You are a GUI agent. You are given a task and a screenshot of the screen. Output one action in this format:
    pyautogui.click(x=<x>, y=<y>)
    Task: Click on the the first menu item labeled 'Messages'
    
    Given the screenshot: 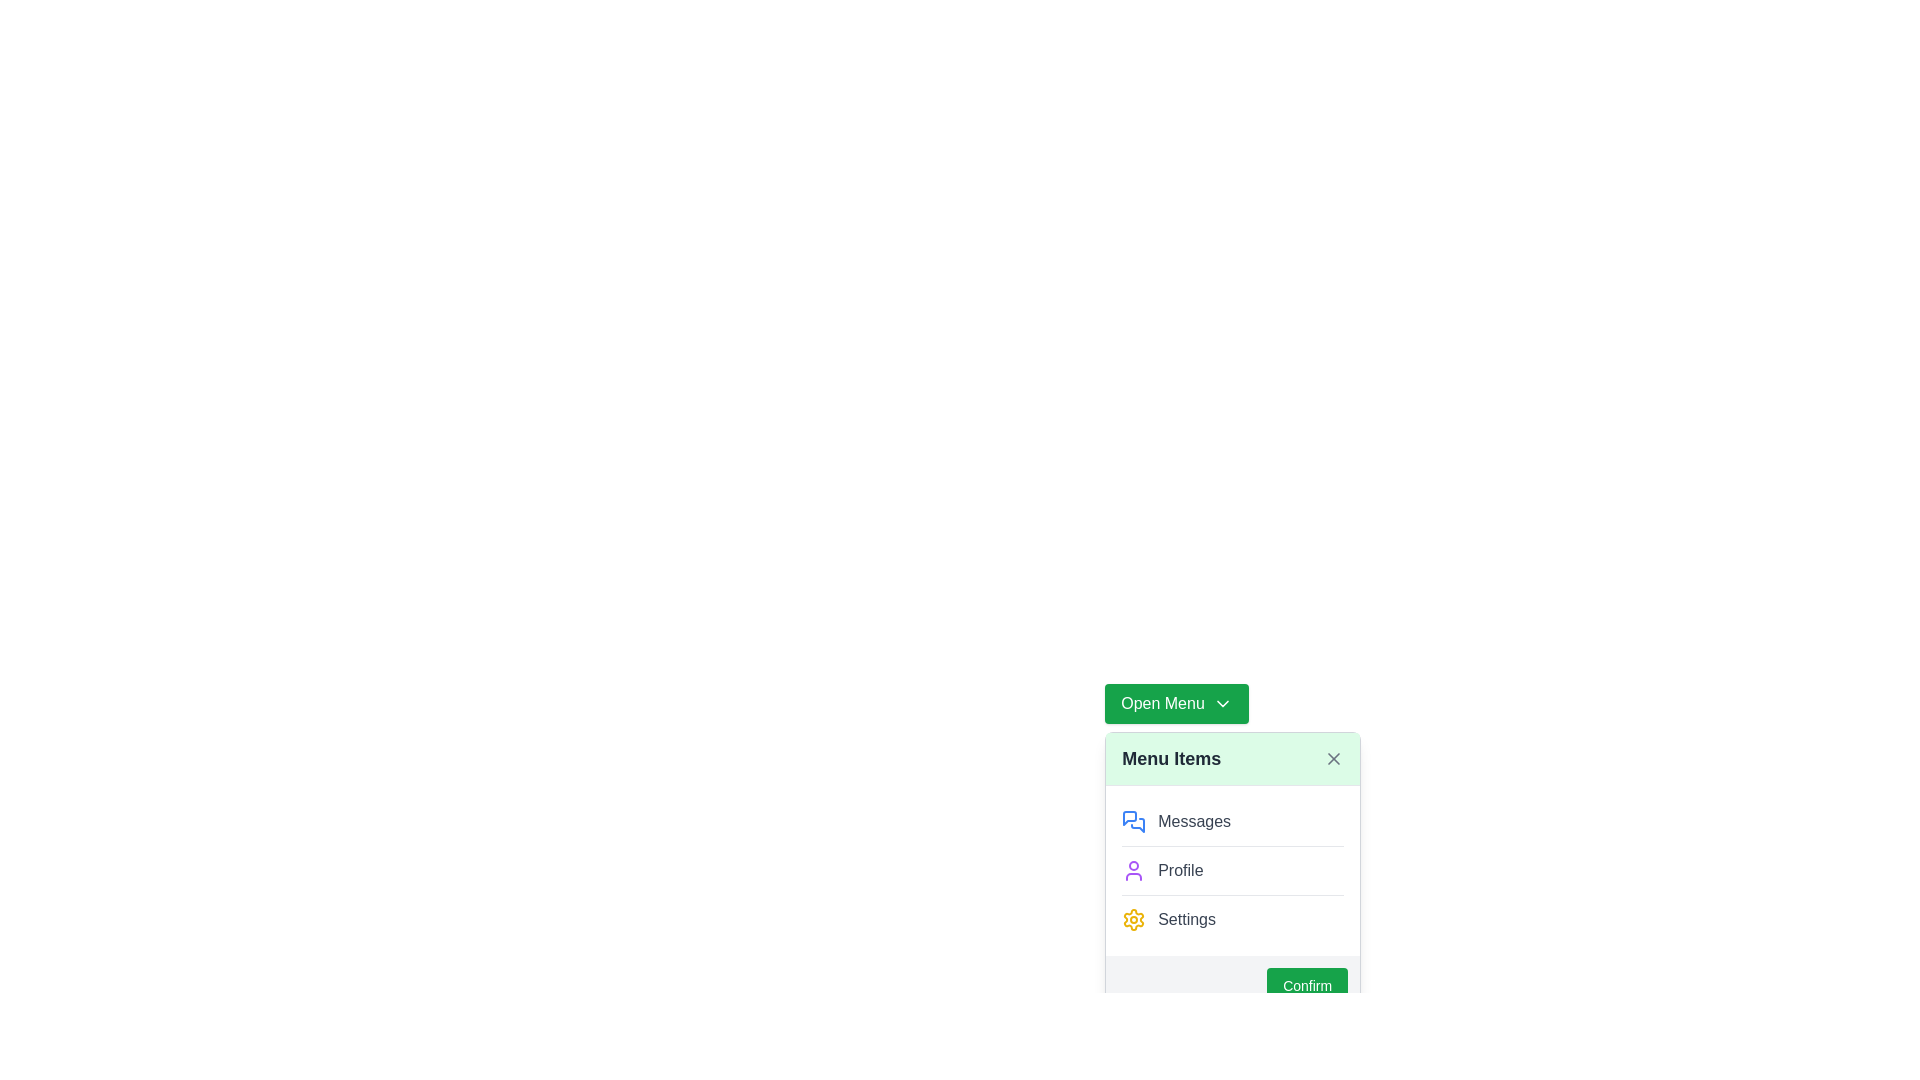 What is the action you would take?
    pyautogui.click(x=1232, y=821)
    